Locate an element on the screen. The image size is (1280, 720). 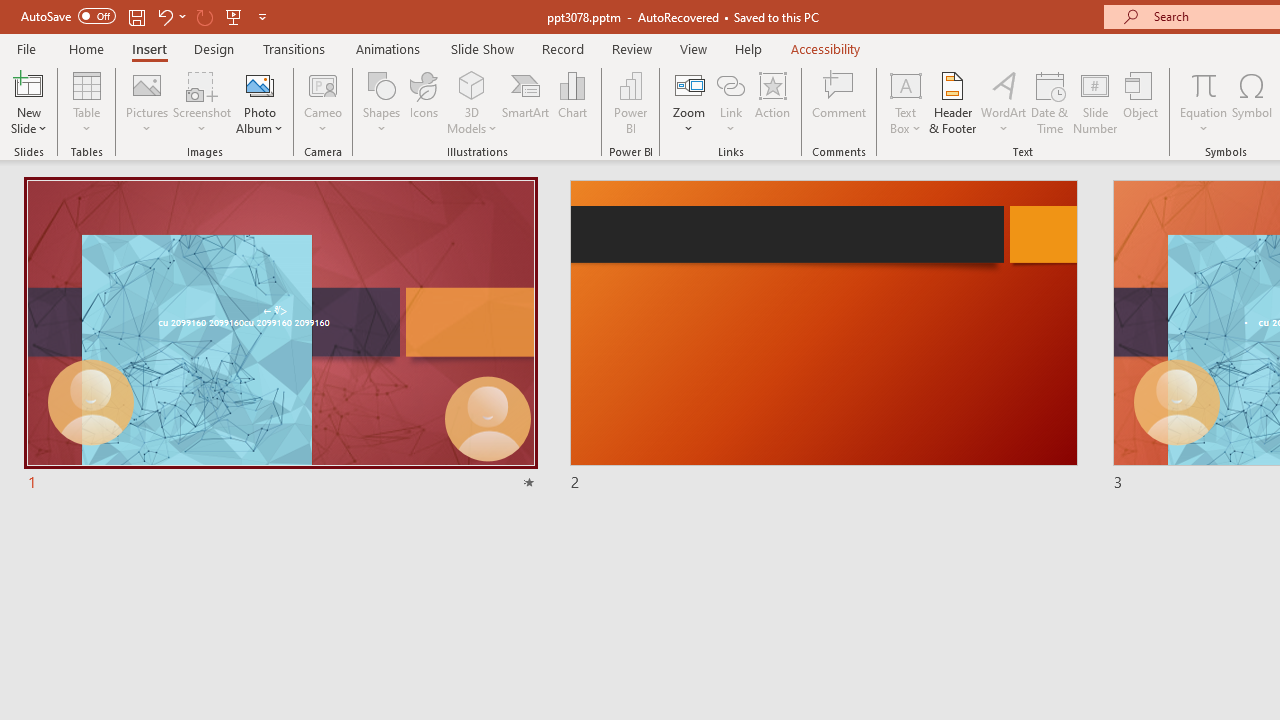
'Draw Horizontal Text Box' is located at coordinates (904, 84).